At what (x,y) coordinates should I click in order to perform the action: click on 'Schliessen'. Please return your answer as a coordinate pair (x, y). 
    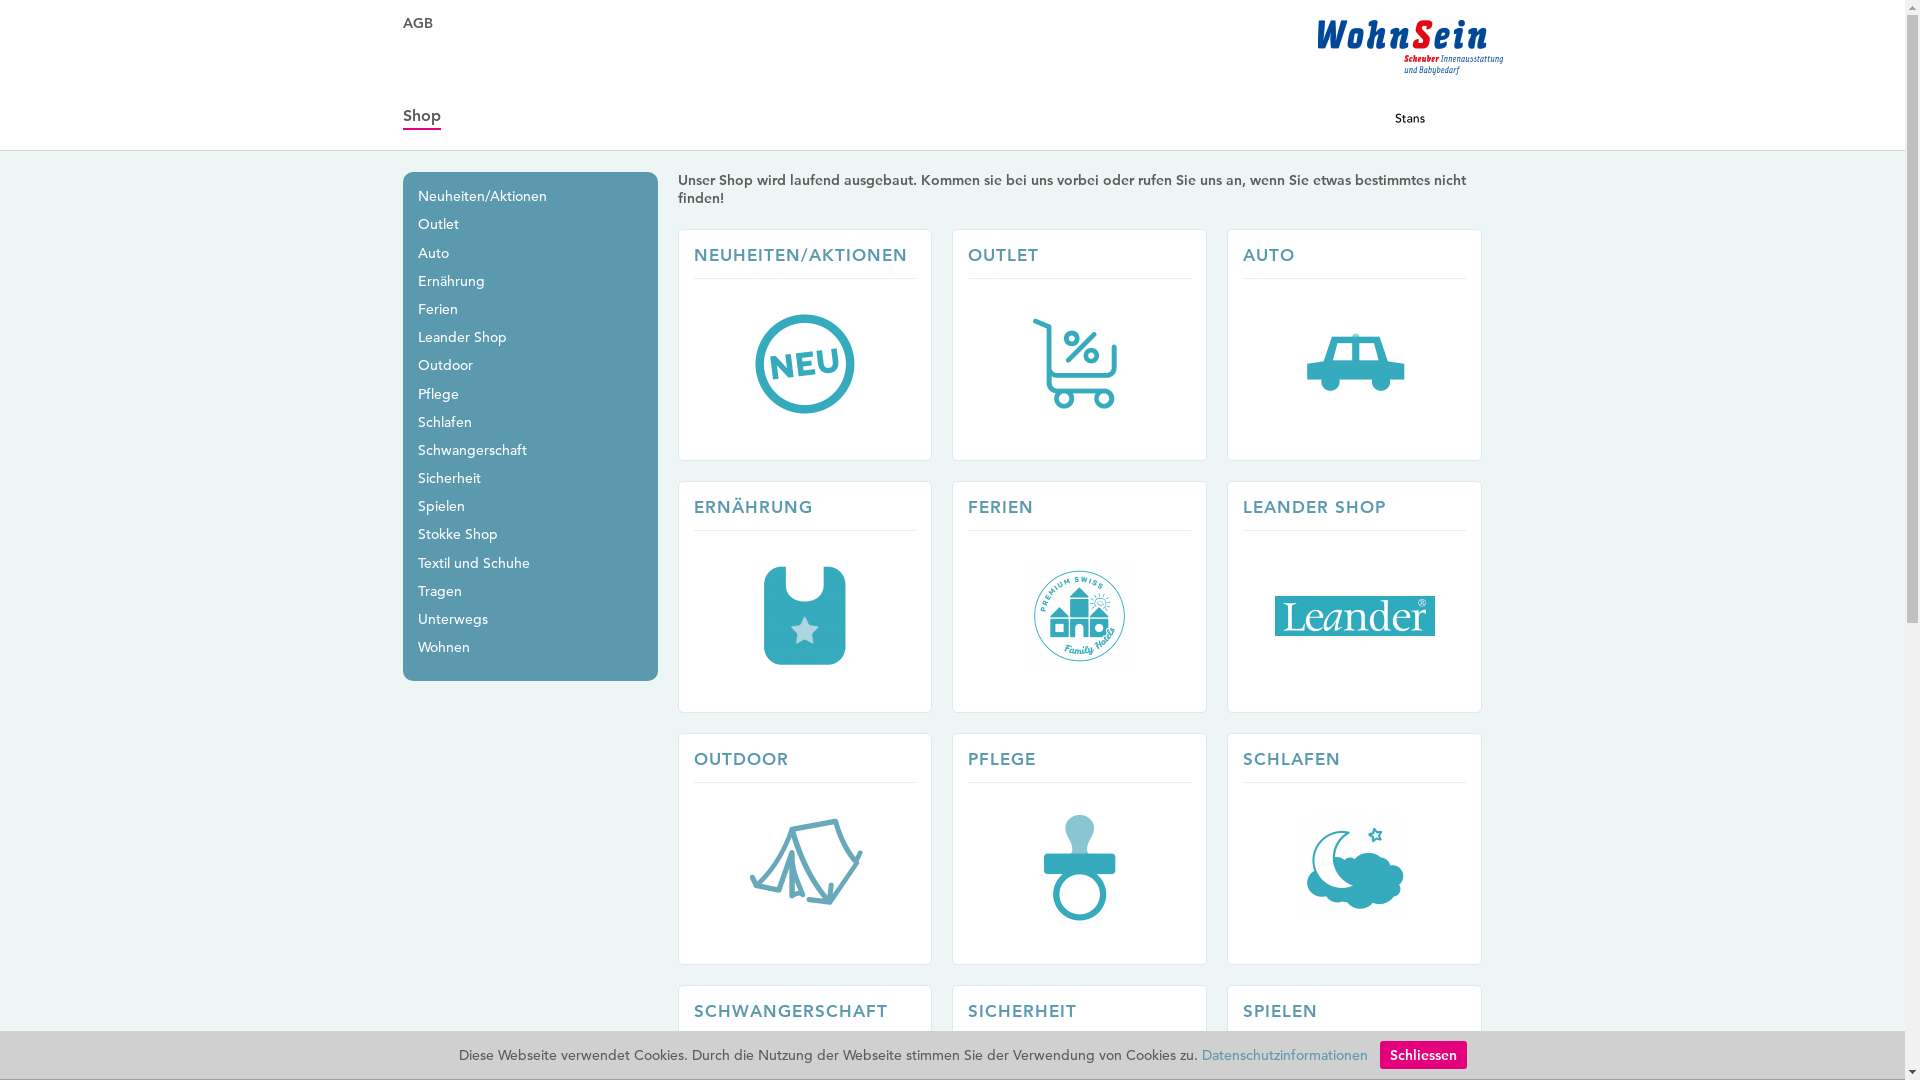
    Looking at the image, I should click on (1422, 1054).